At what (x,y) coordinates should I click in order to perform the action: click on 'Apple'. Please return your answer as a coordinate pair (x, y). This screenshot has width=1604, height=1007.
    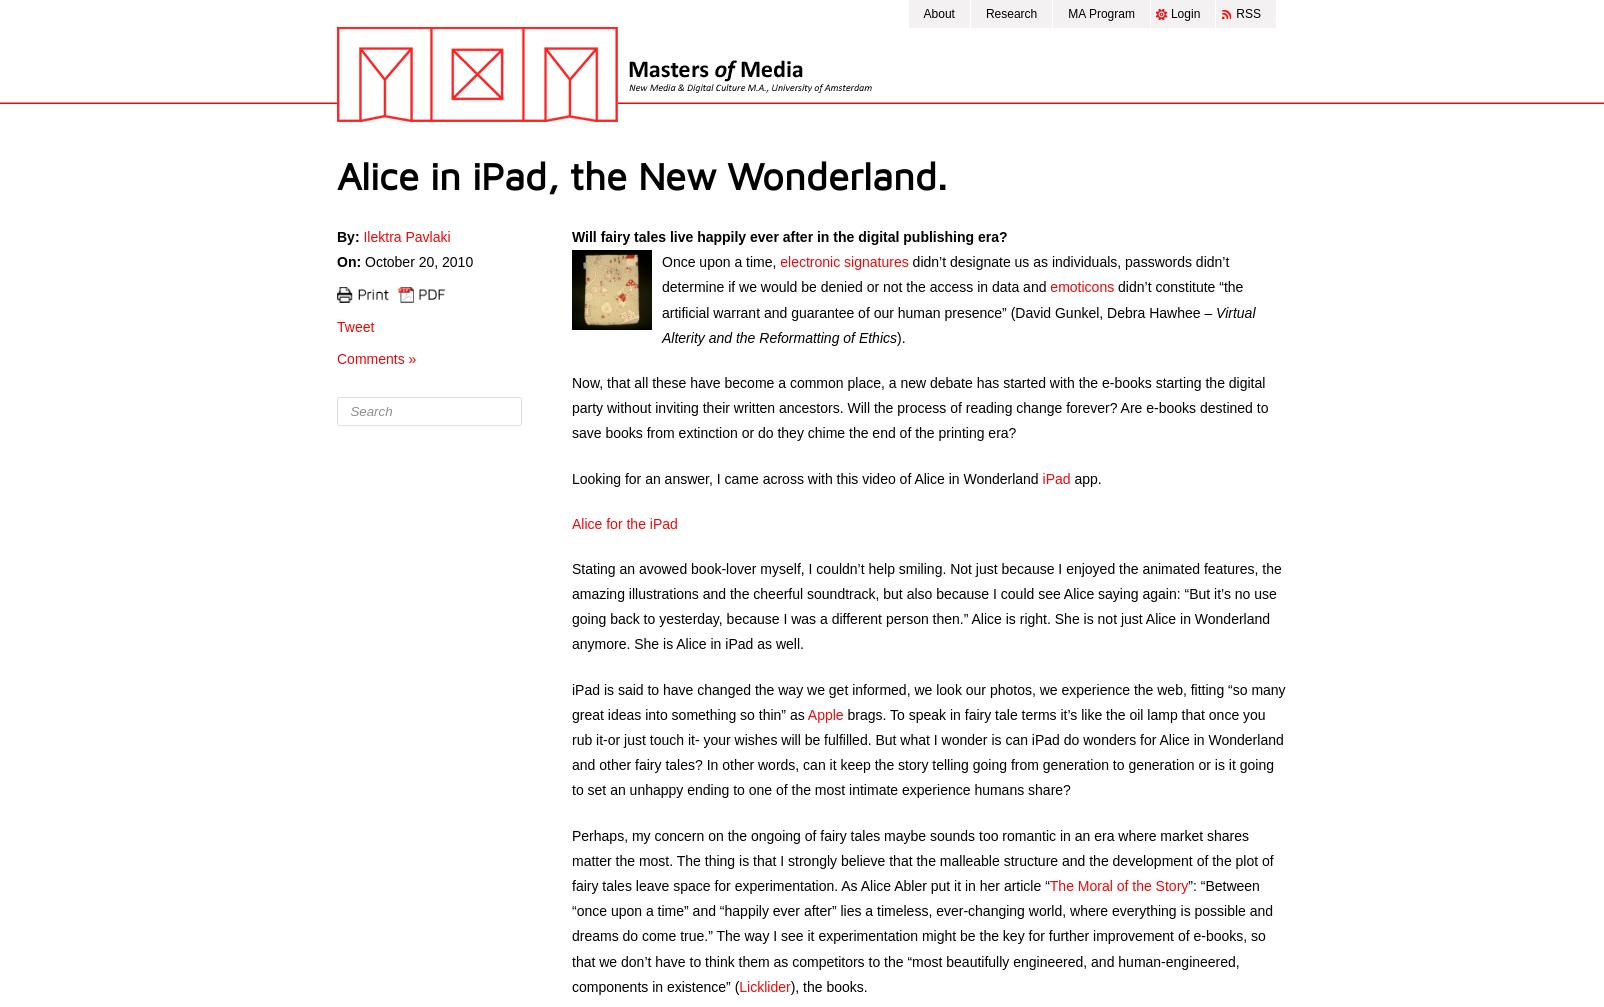
    Looking at the image, I should click on (823, 712).